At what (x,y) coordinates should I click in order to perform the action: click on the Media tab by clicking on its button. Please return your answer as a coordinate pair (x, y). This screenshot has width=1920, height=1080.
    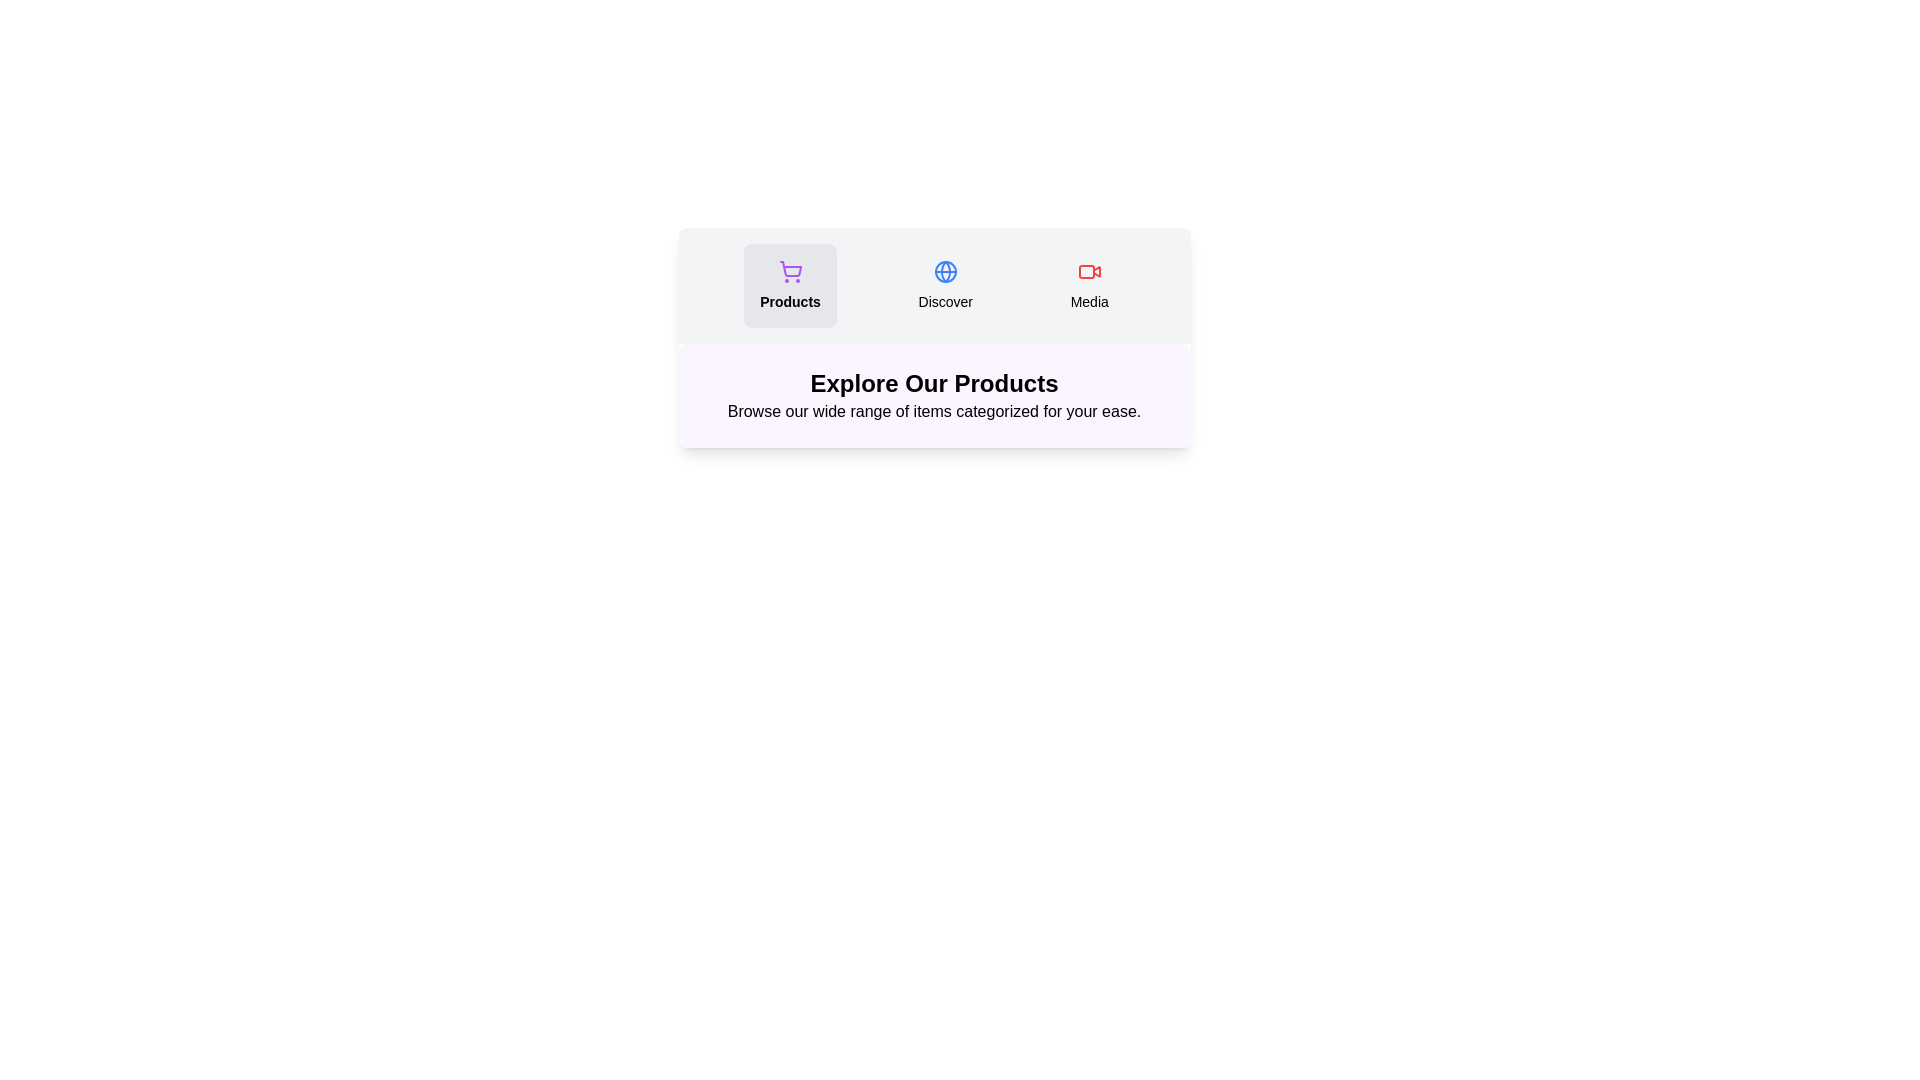
    Looking at the image, I should click on (1088, 285).